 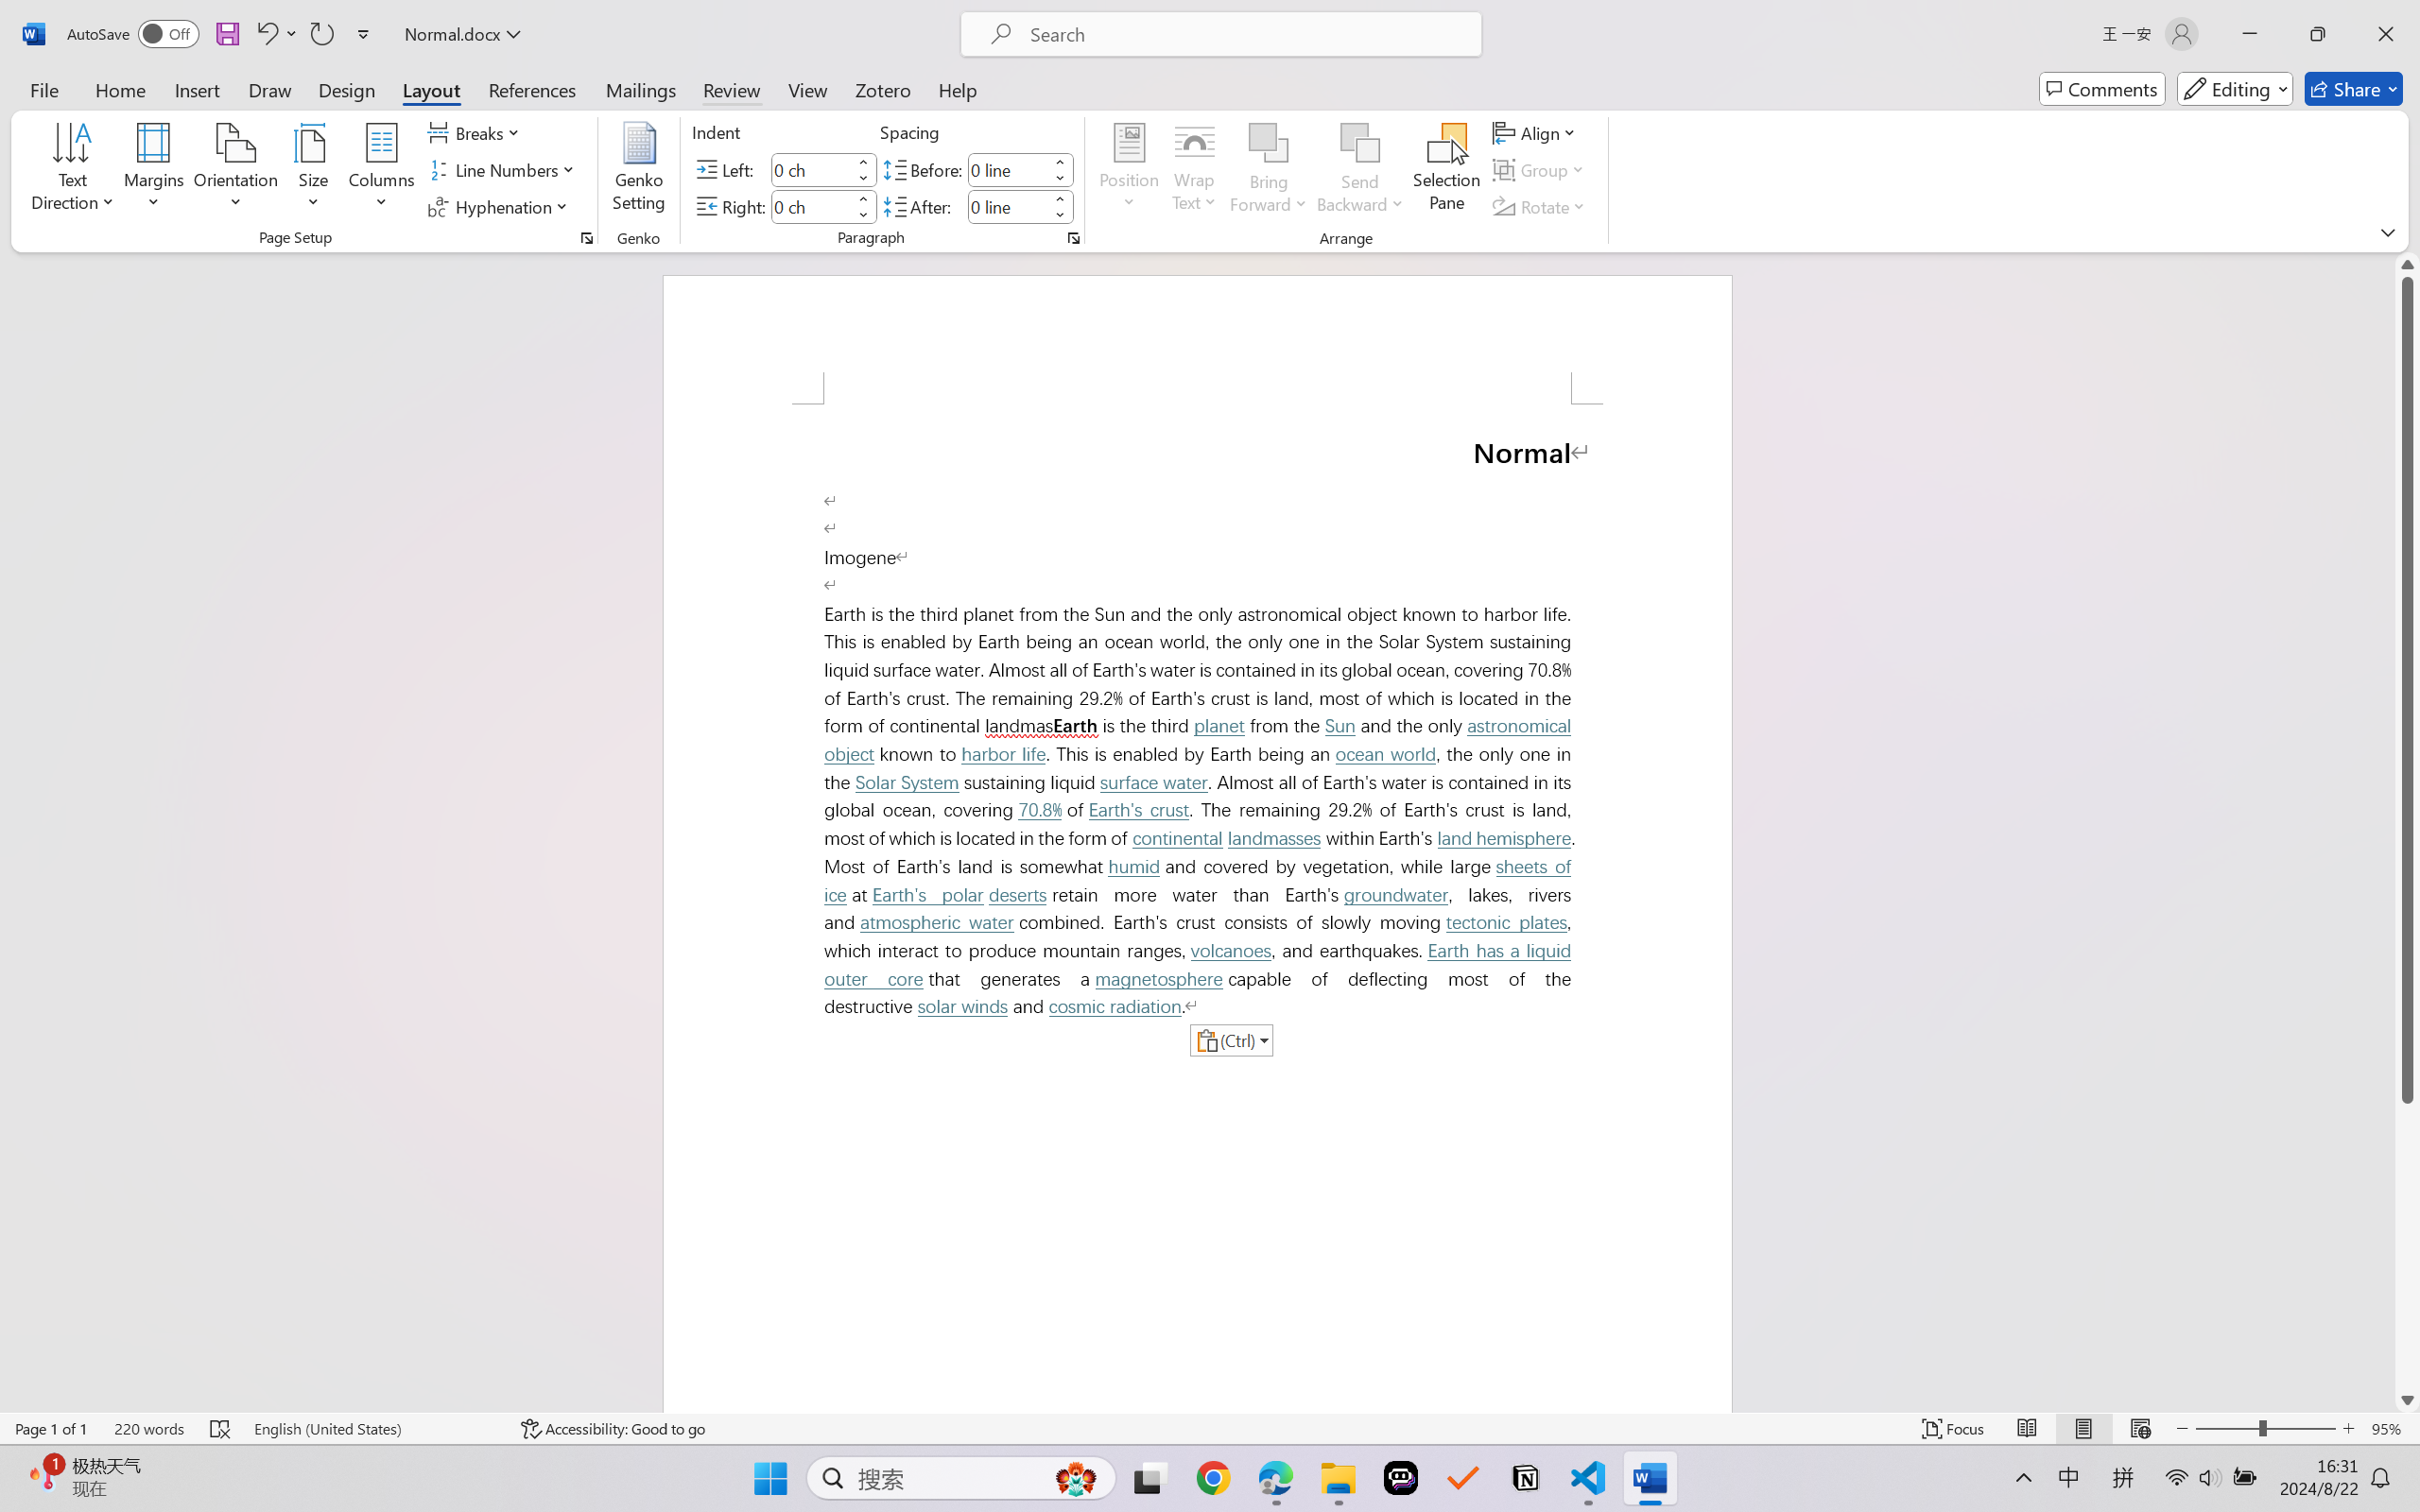 What do you see at coordinates (1040, 809) in the screenshot?
I see `'70.8%'` at bounding box center [1040, 809].